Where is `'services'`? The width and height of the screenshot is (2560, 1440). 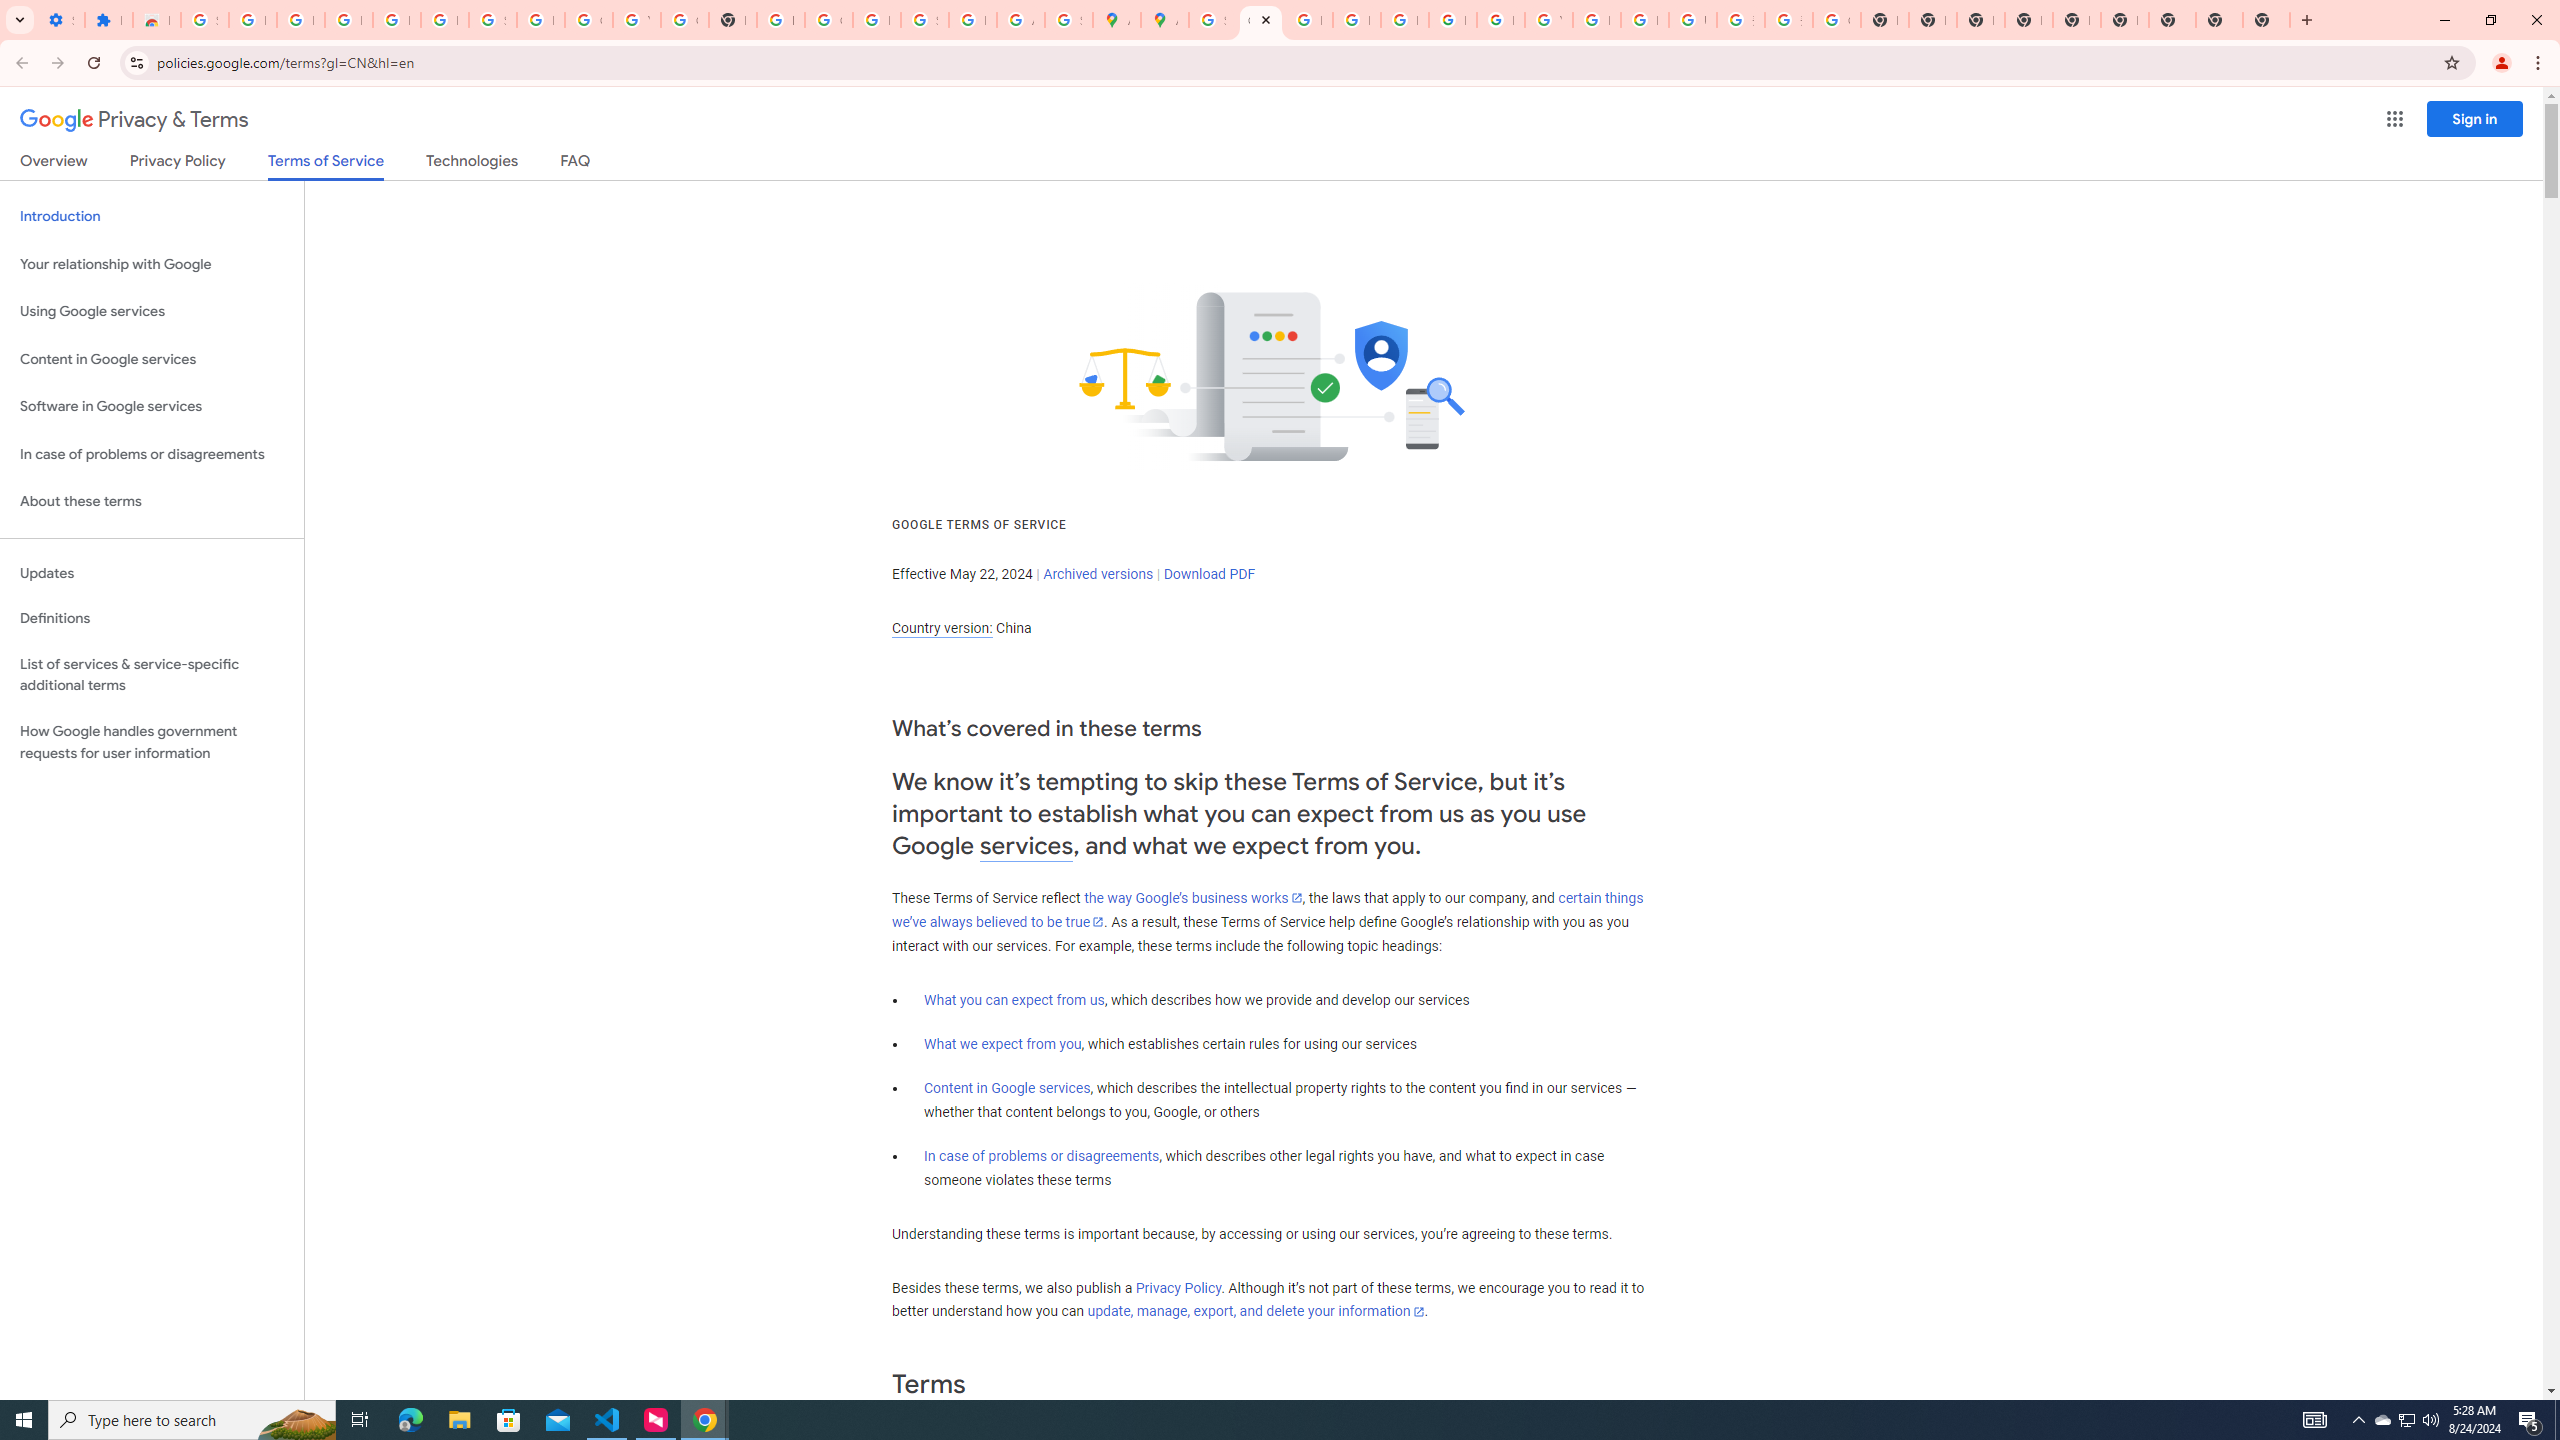
'services' is located at coordinates (1026, 846).